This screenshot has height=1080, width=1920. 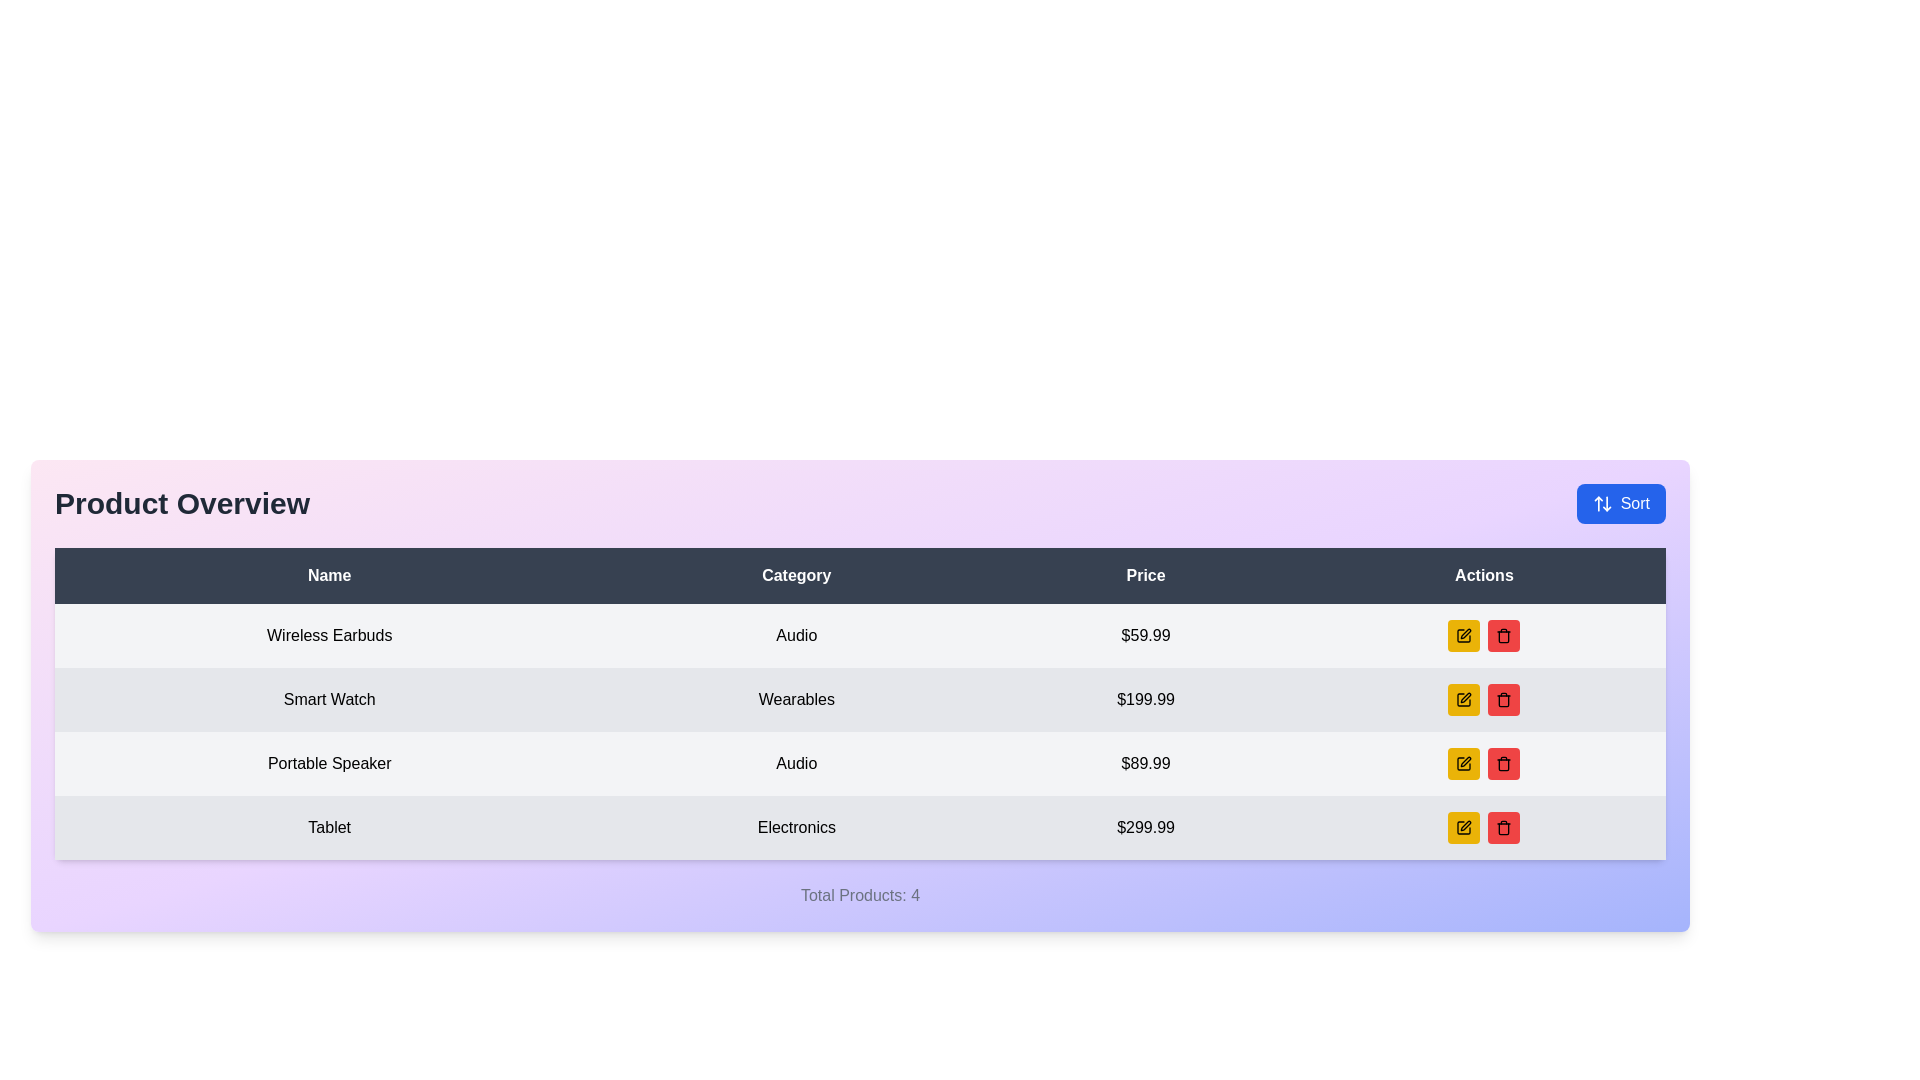 What do you see at coordinates (1504, 698) in the screenshot?
I see `the center of the delete button in the Actions column of the table` at bounding box center [1504, 698].